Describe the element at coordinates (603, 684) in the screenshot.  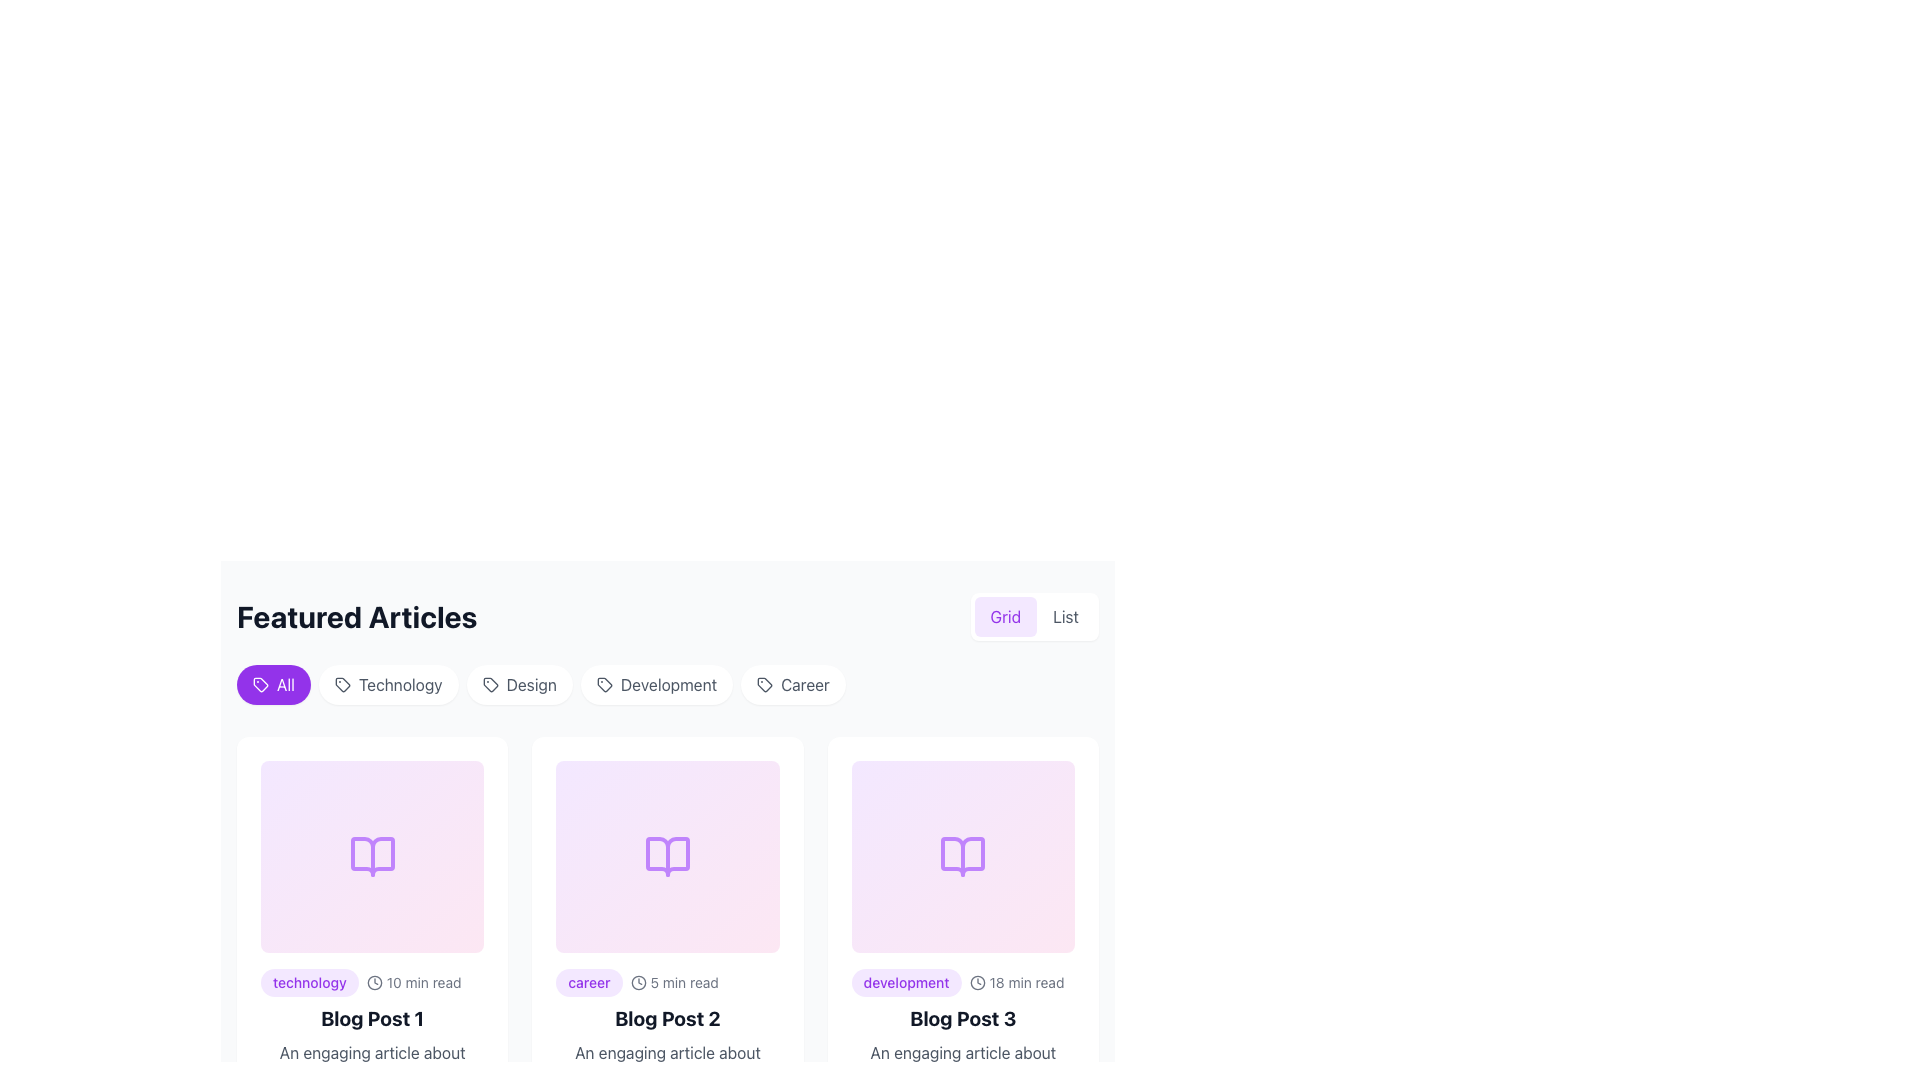
I see `the icon that visually identifies the 'Development' label, positioned to the left of the text label` at that location.